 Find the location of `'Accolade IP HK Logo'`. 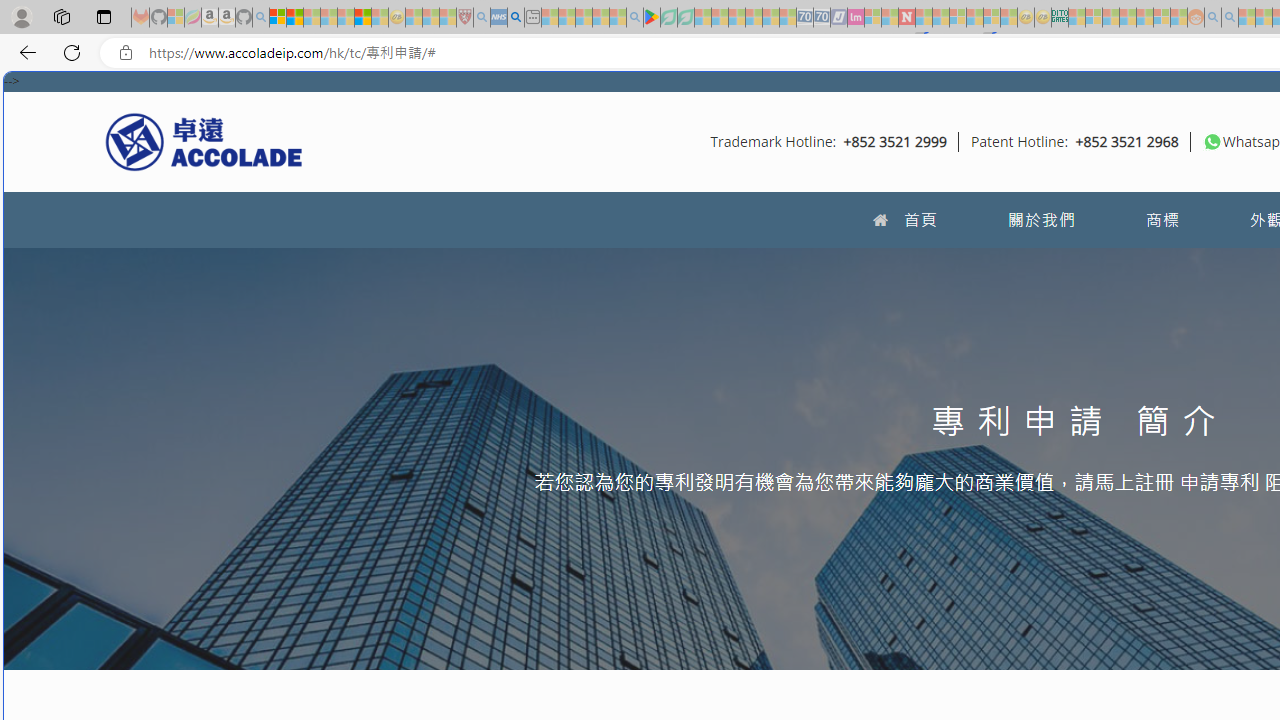

'Accolade IP HK Logo' is located at coordinates (204, 140).